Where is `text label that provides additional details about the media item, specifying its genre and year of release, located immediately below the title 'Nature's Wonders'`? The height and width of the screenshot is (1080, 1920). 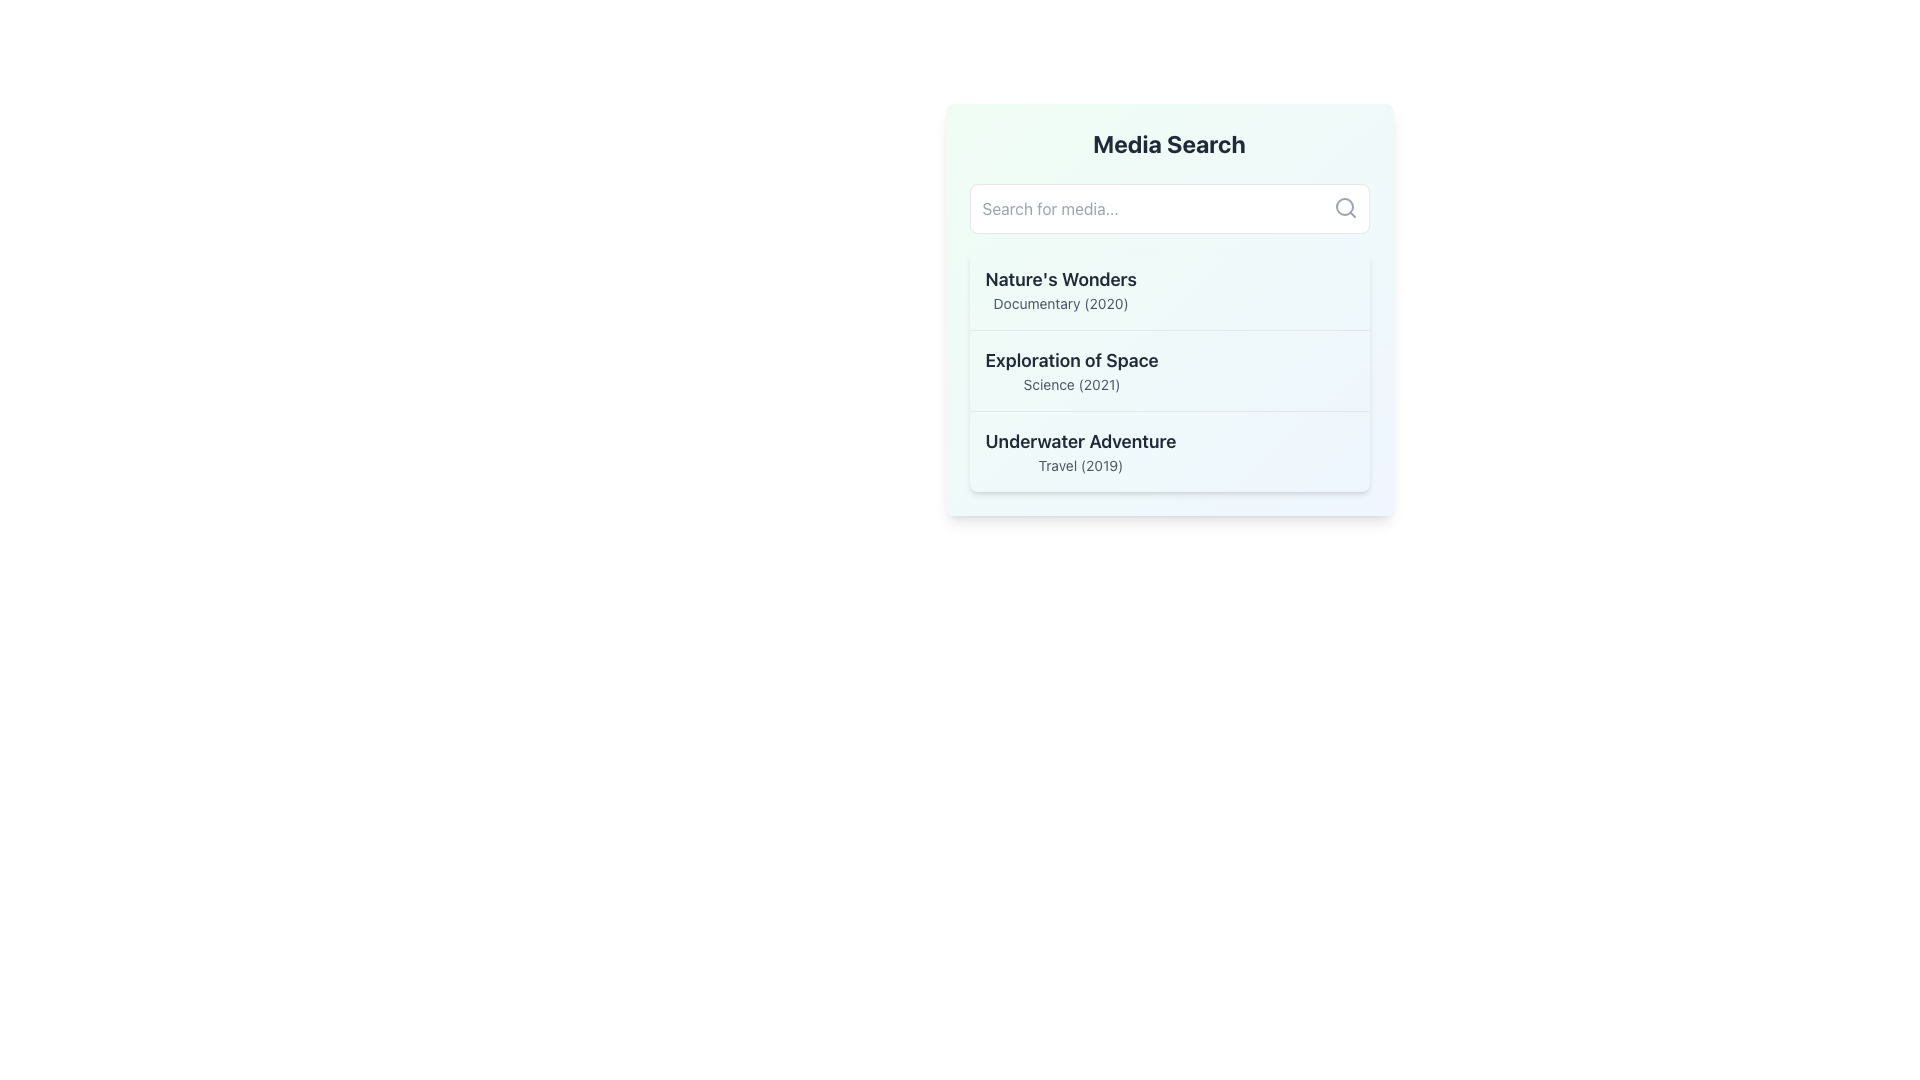 text label that provides additional details about the media item, specifying its genre and year of release, located immediately below the title 'Nature's Wonders' is located at coordinates (1060, 304).